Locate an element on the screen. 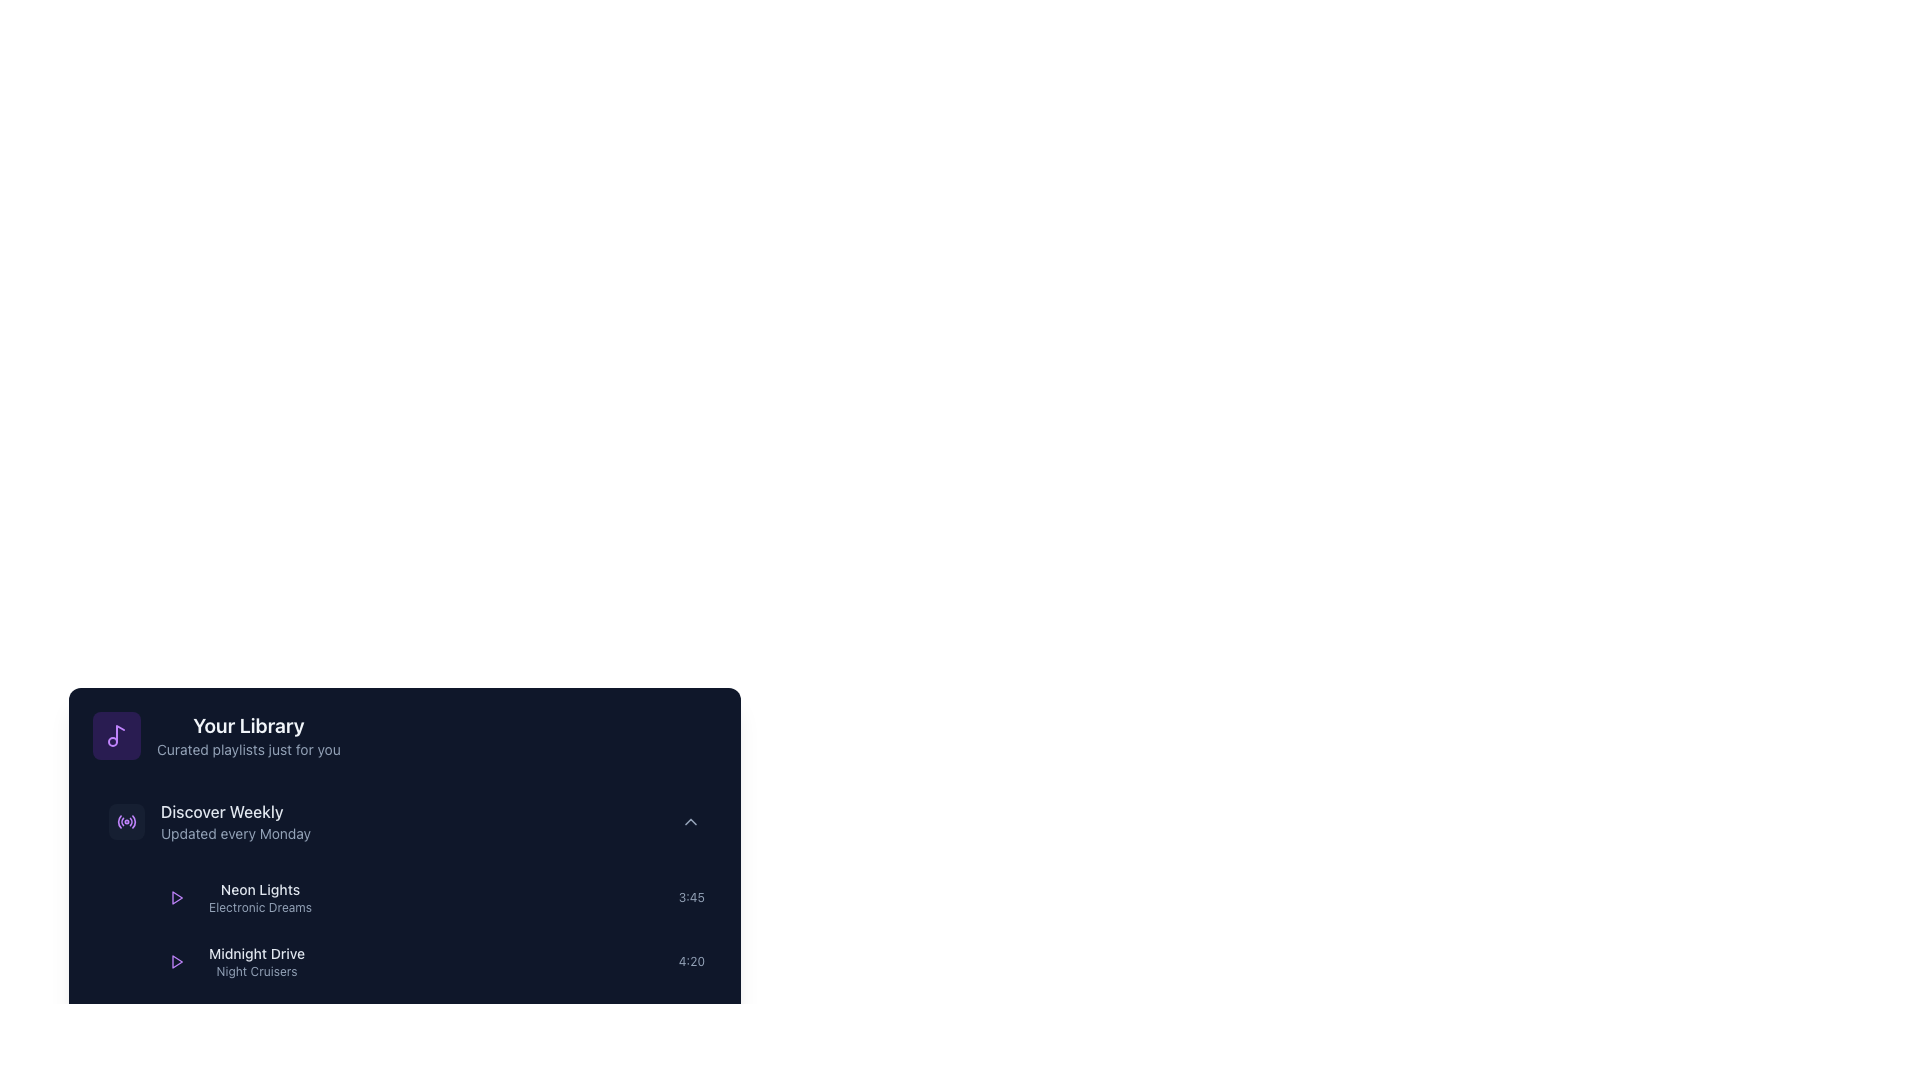 The image size is (1920, 1080). informational text label that states 'Updated every Monday', which is styled in a smaller light grey font and positioned below the title 'Discover Weekly' is located at coordinates (236, 833).